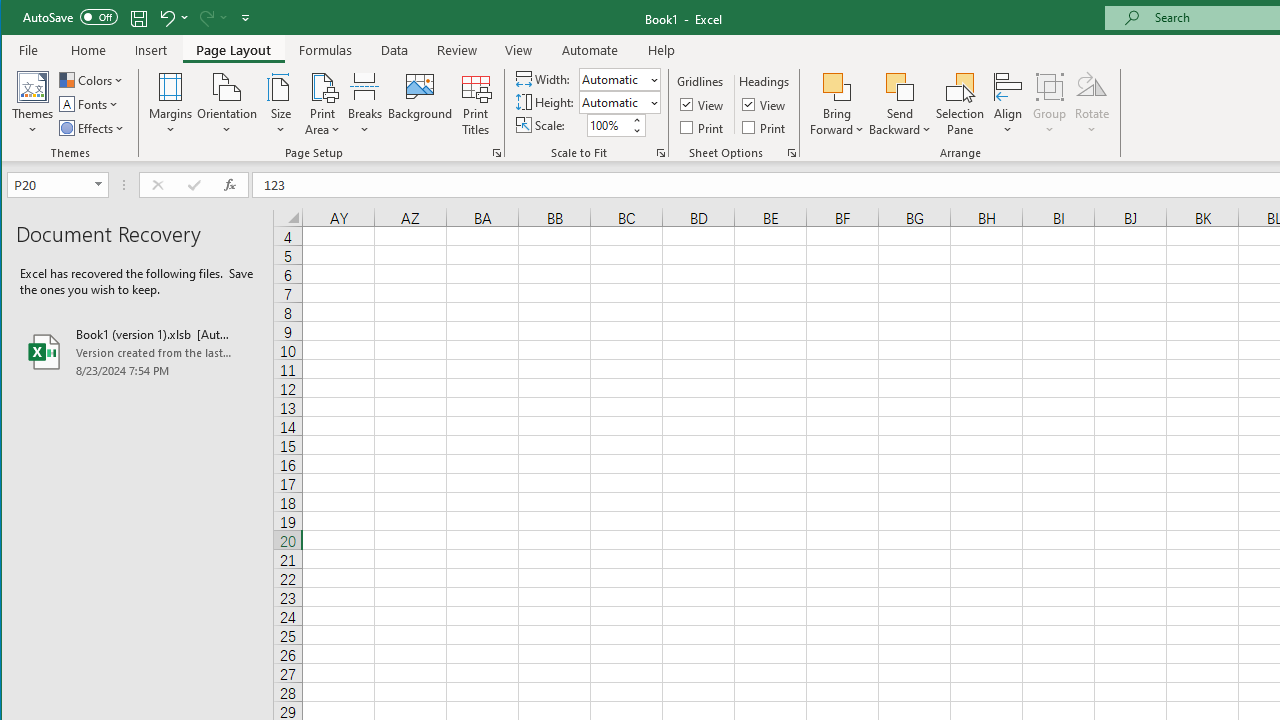 Image resolution: width=1280 pixels, height=720 pixels. Describe the element at coordinates (612, 78) in the screenshot. I see `'Width'` at that location.